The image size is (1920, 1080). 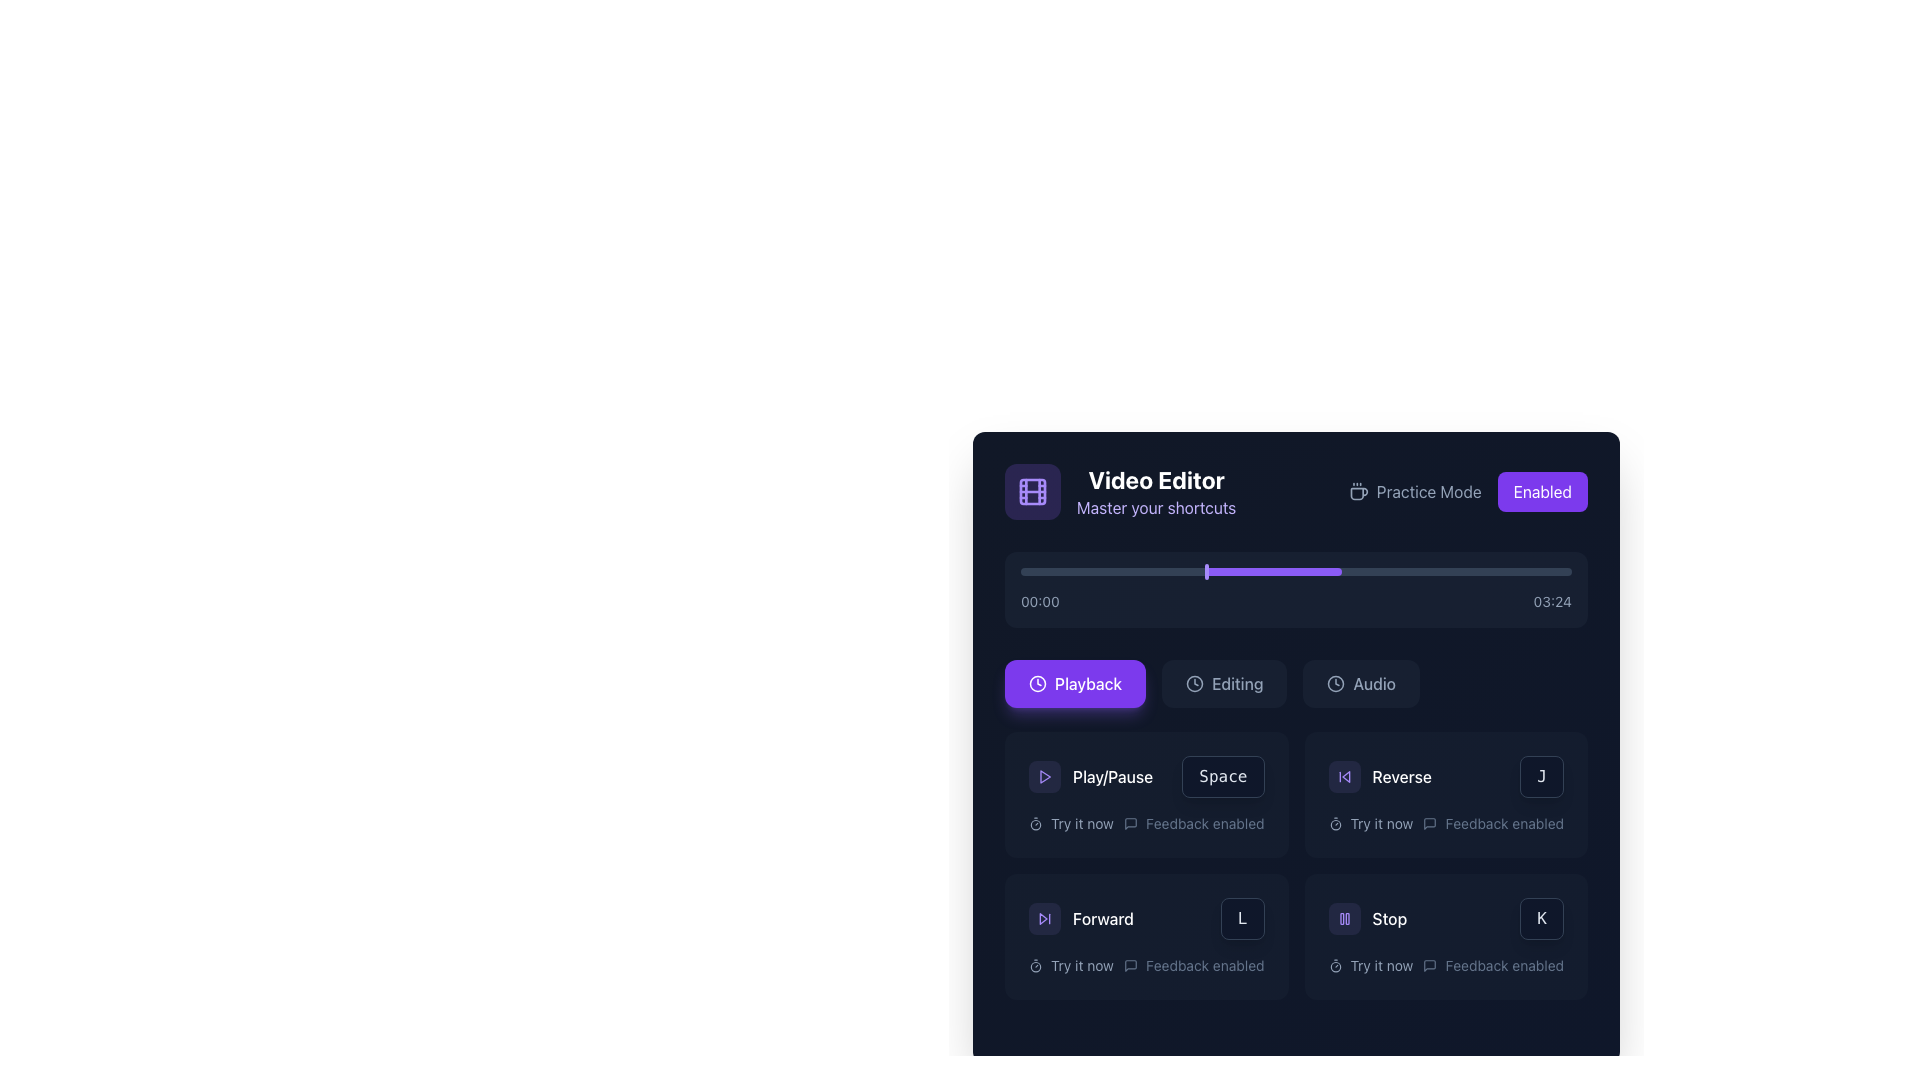 What do you see at coordinates (1379, 775) in the screenshot?
I see `the 'Reverse' button, which is a rectangular button with a dark background, located in the lower-right area of the interface in the 'Playback' section of the controls panel` at bounding box center [1379, 775].